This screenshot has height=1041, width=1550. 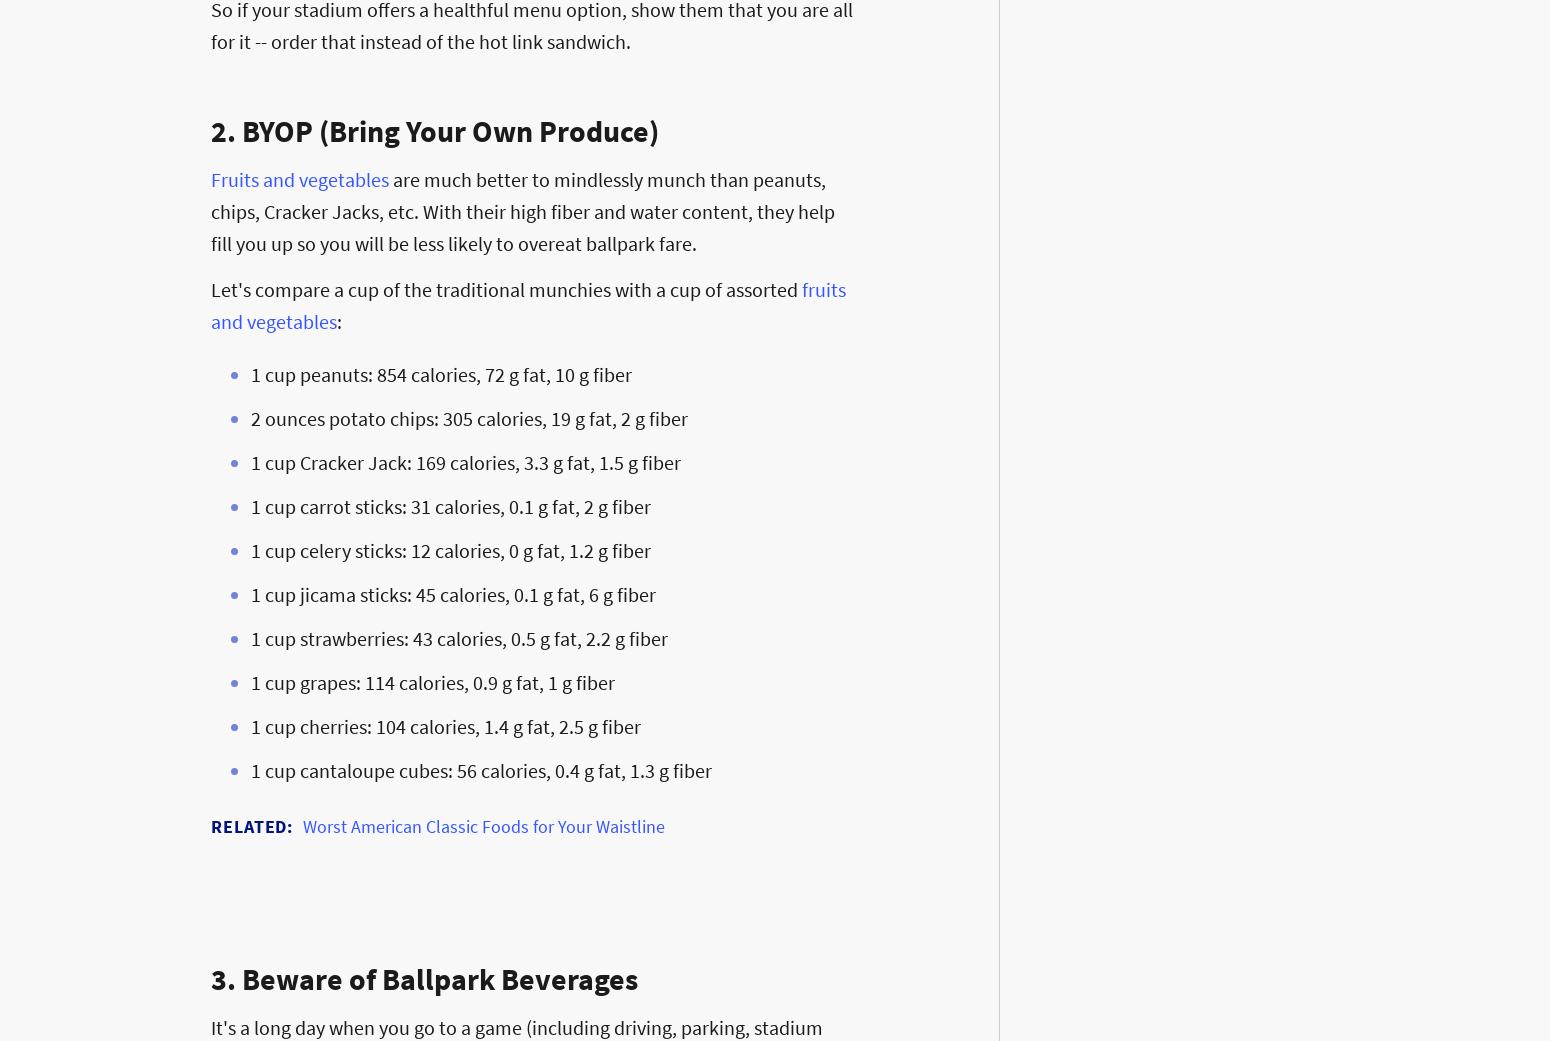 What do you see at coordinates (453, 594) in the screenshot?
I see `'1 cup jicama sticks: 45 calories, 0.1 g fat, 6 g fiber'` at bounding box center [453, 594].